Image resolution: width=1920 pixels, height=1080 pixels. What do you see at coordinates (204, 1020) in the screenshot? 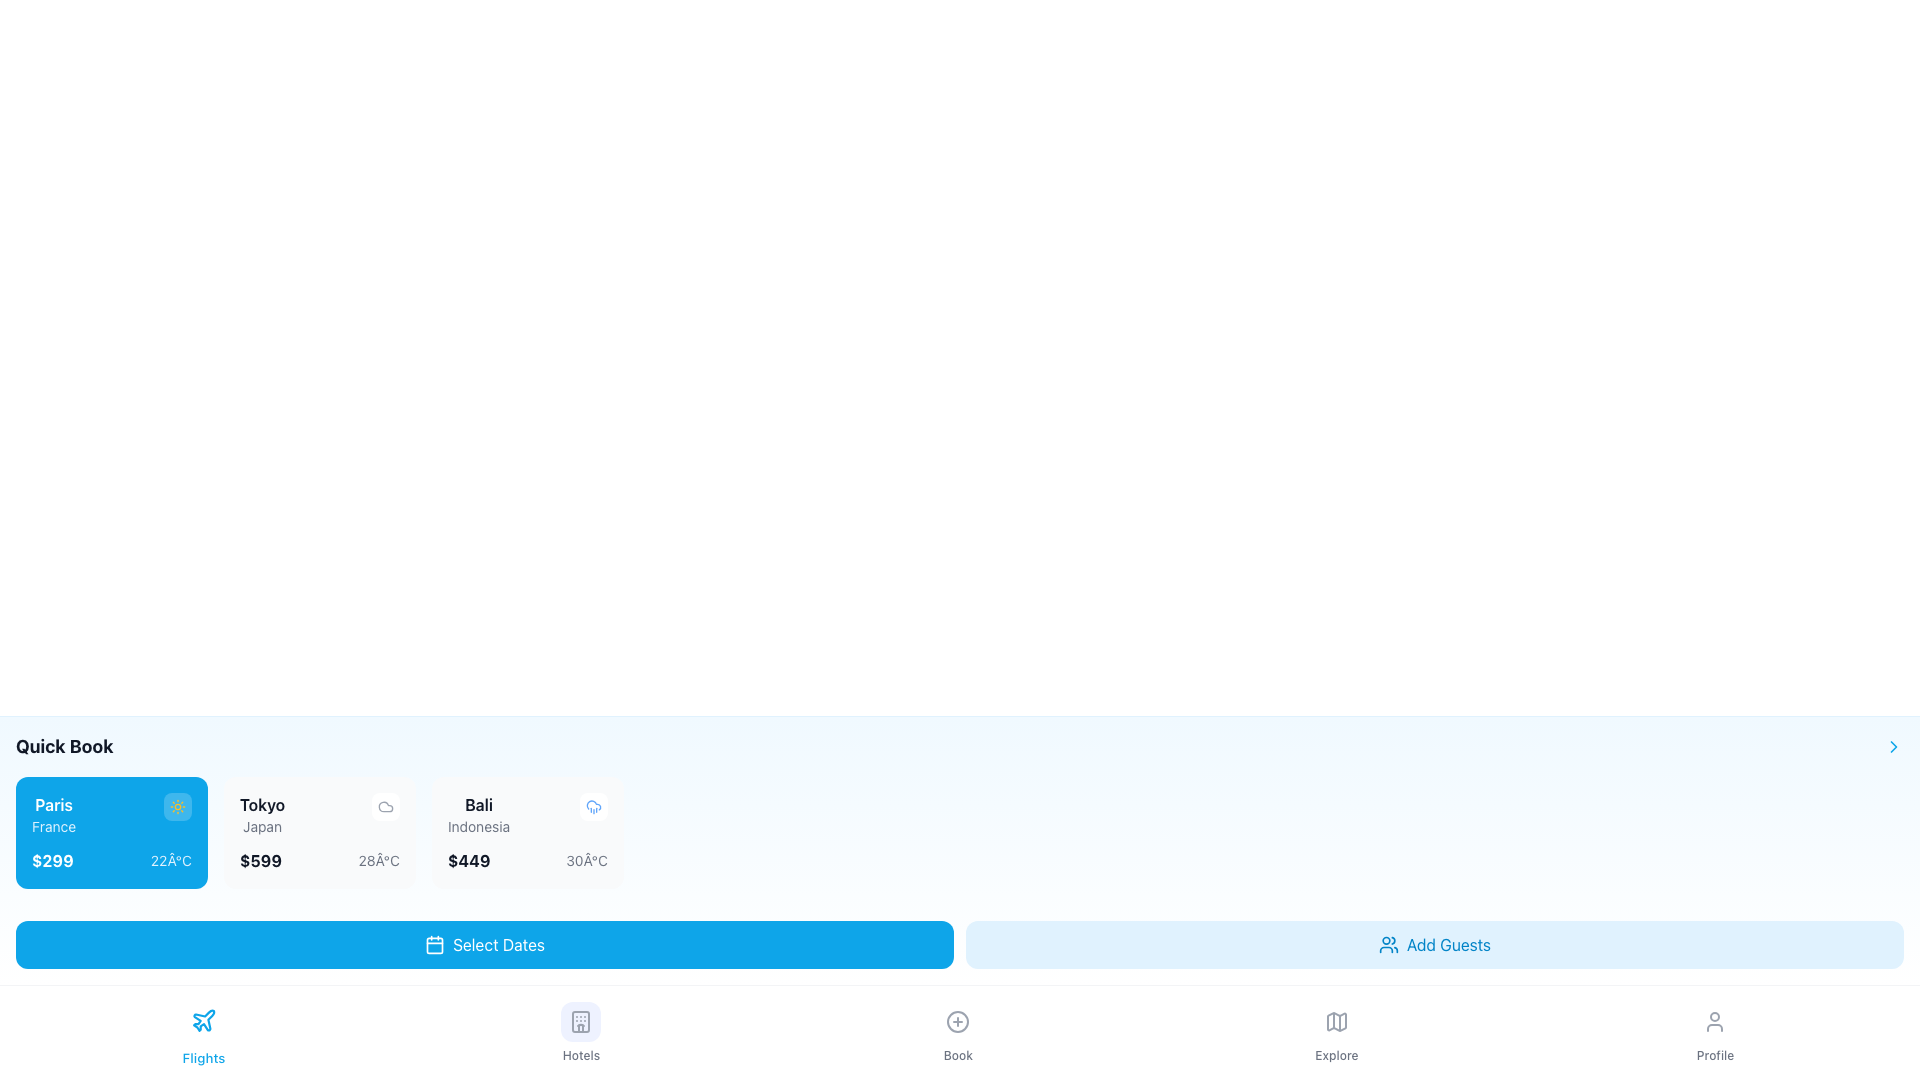
I see `on the airplane icon in the bottom navigation bar, which is the first item from the left and is located above the text 'Flights'` at bounding box center [204, 1020].